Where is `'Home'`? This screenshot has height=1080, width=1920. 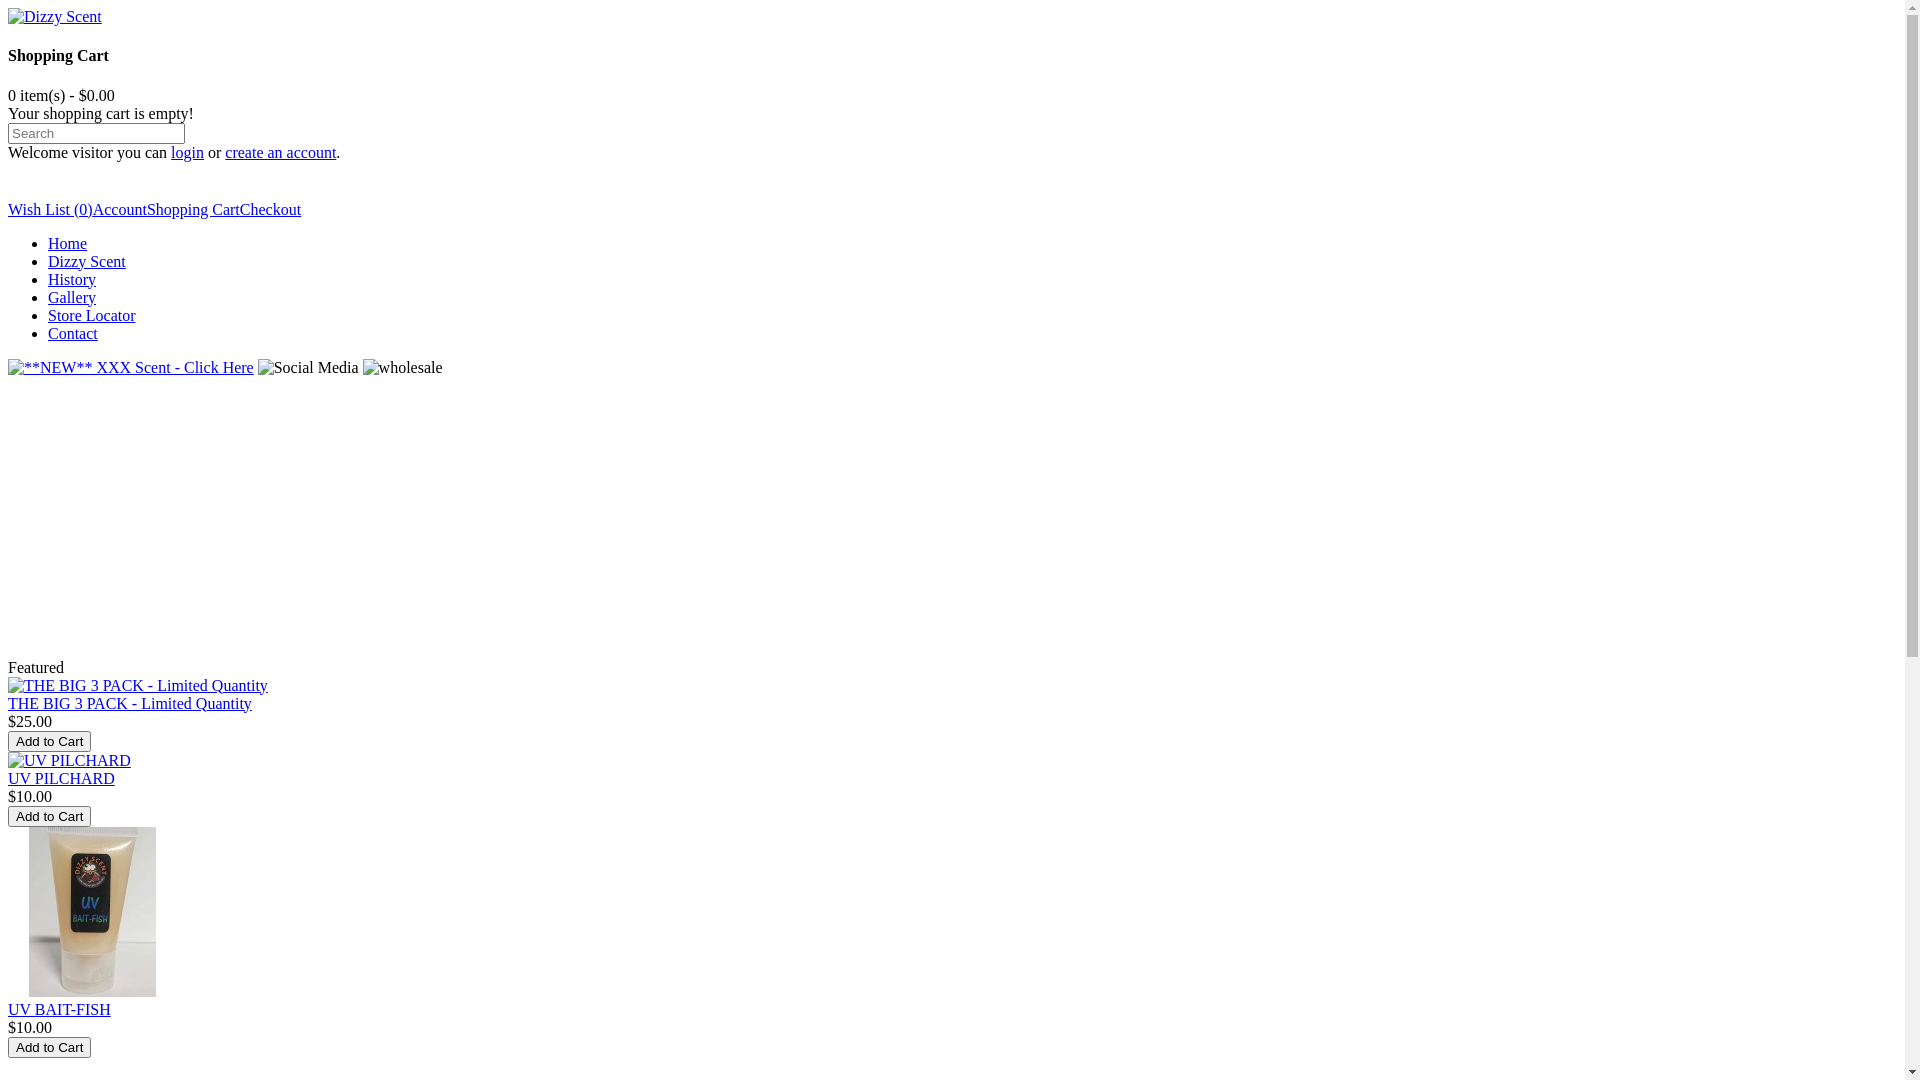
'Home' is located at coordinates (67, 242).